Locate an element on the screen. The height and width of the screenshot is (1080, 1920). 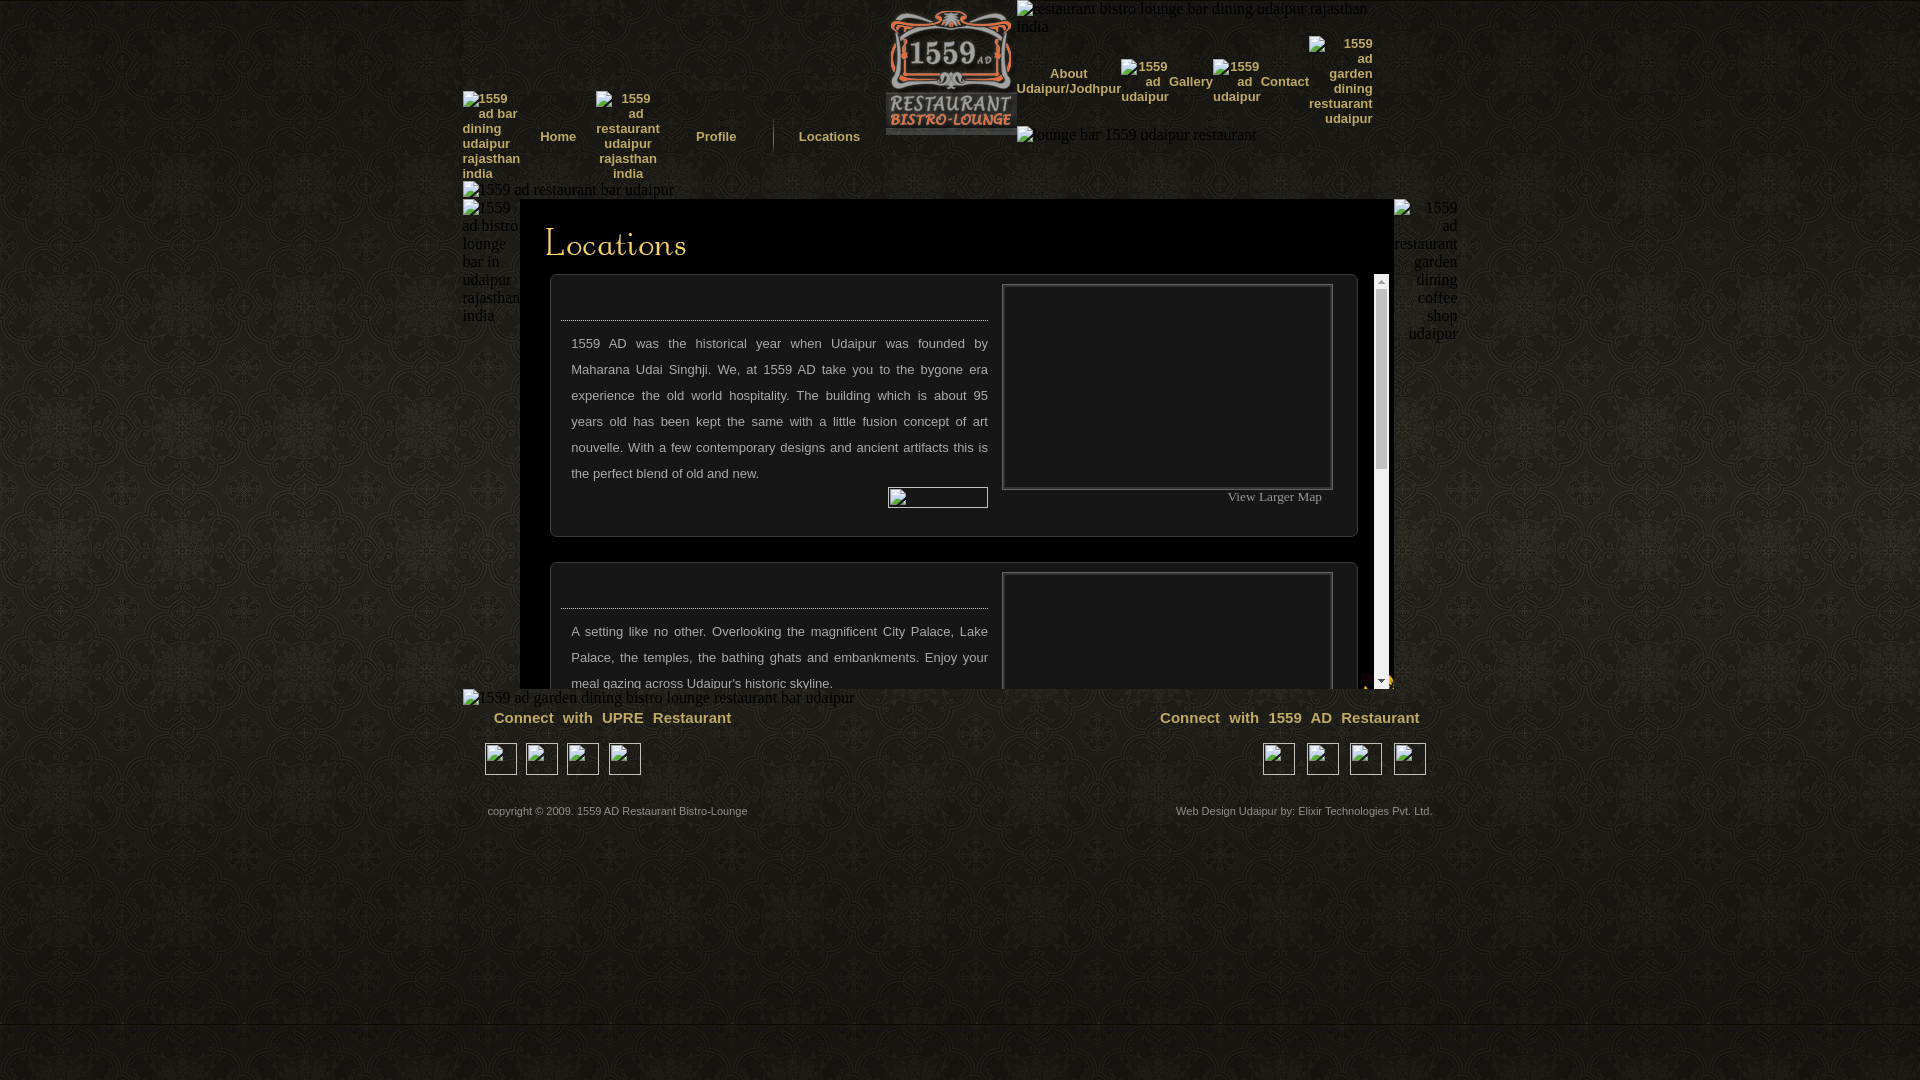
'Contact' is located at coordinates (1285, 80).